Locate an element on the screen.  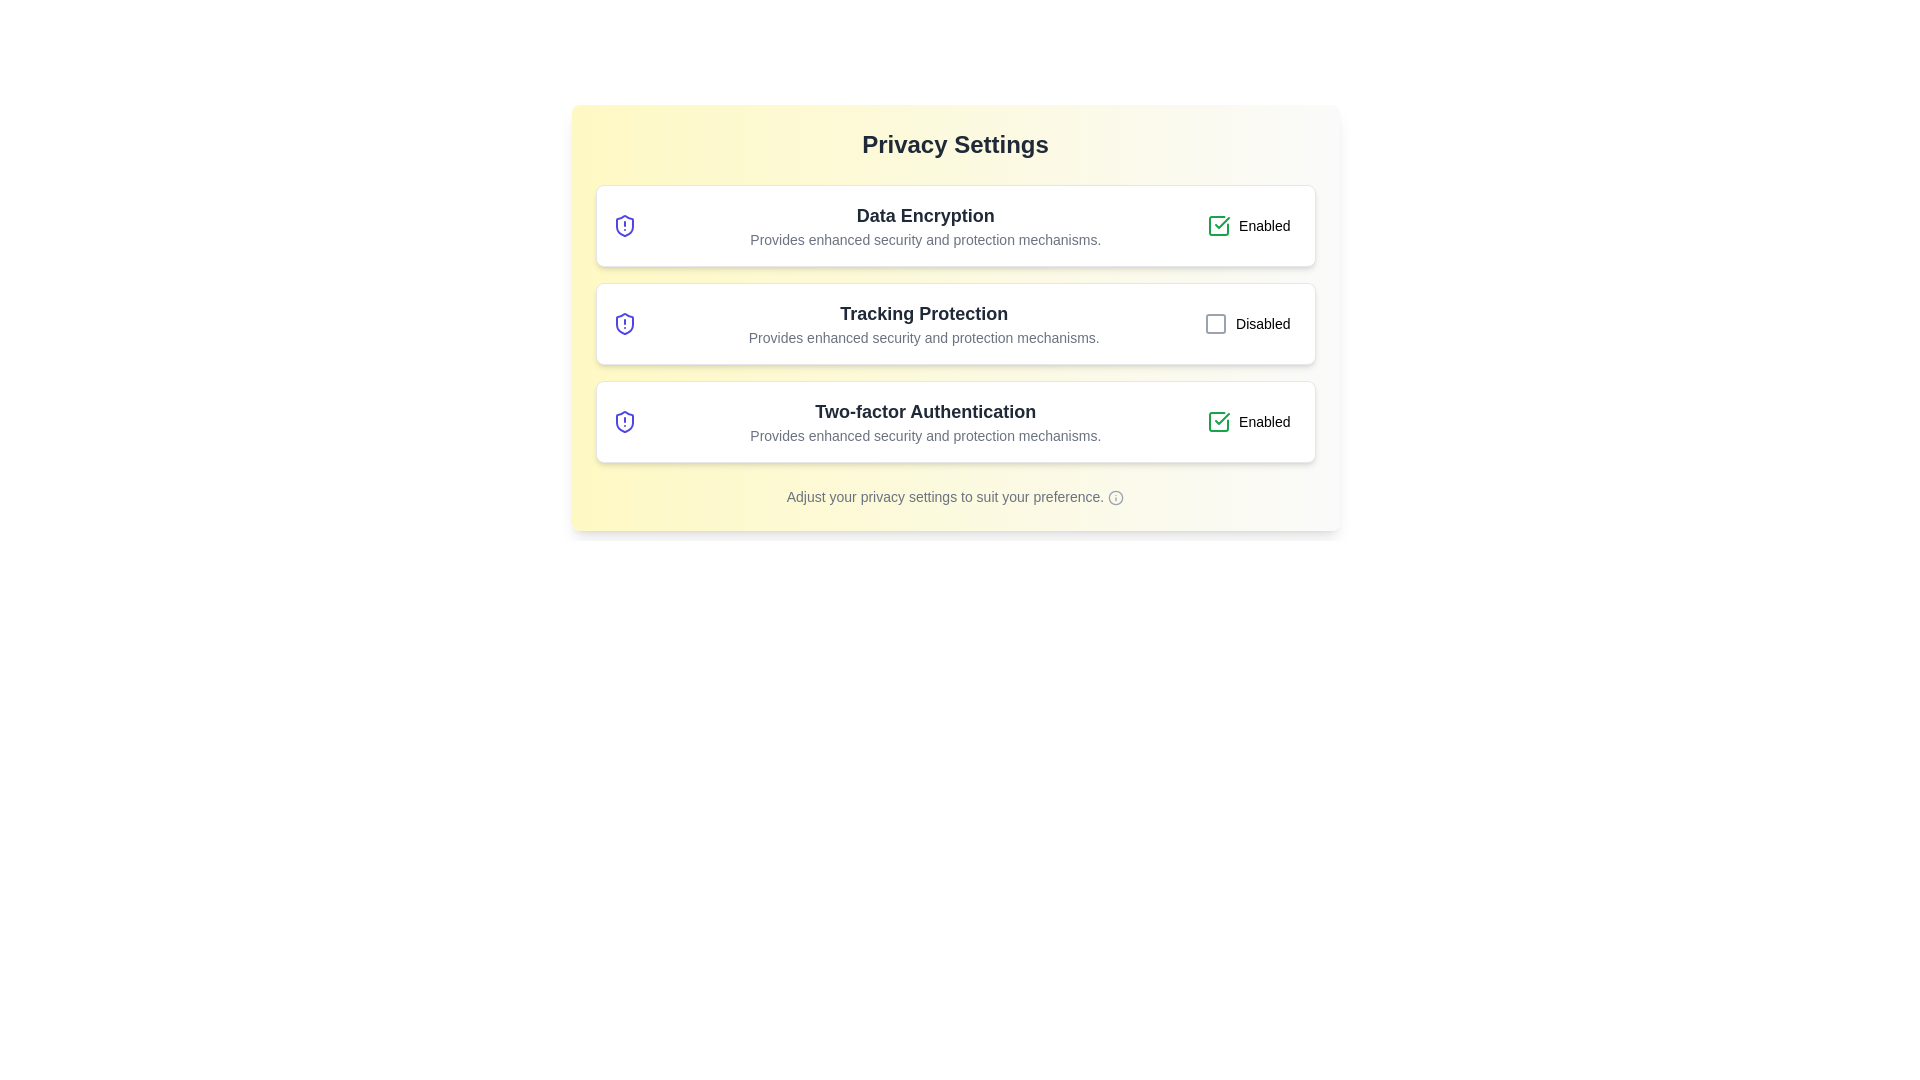
the icon representing 'Data Encryption', located at the top-left corner of the corresponding list item with the title 'Data Encryption' is located at coordinates (623, 225).